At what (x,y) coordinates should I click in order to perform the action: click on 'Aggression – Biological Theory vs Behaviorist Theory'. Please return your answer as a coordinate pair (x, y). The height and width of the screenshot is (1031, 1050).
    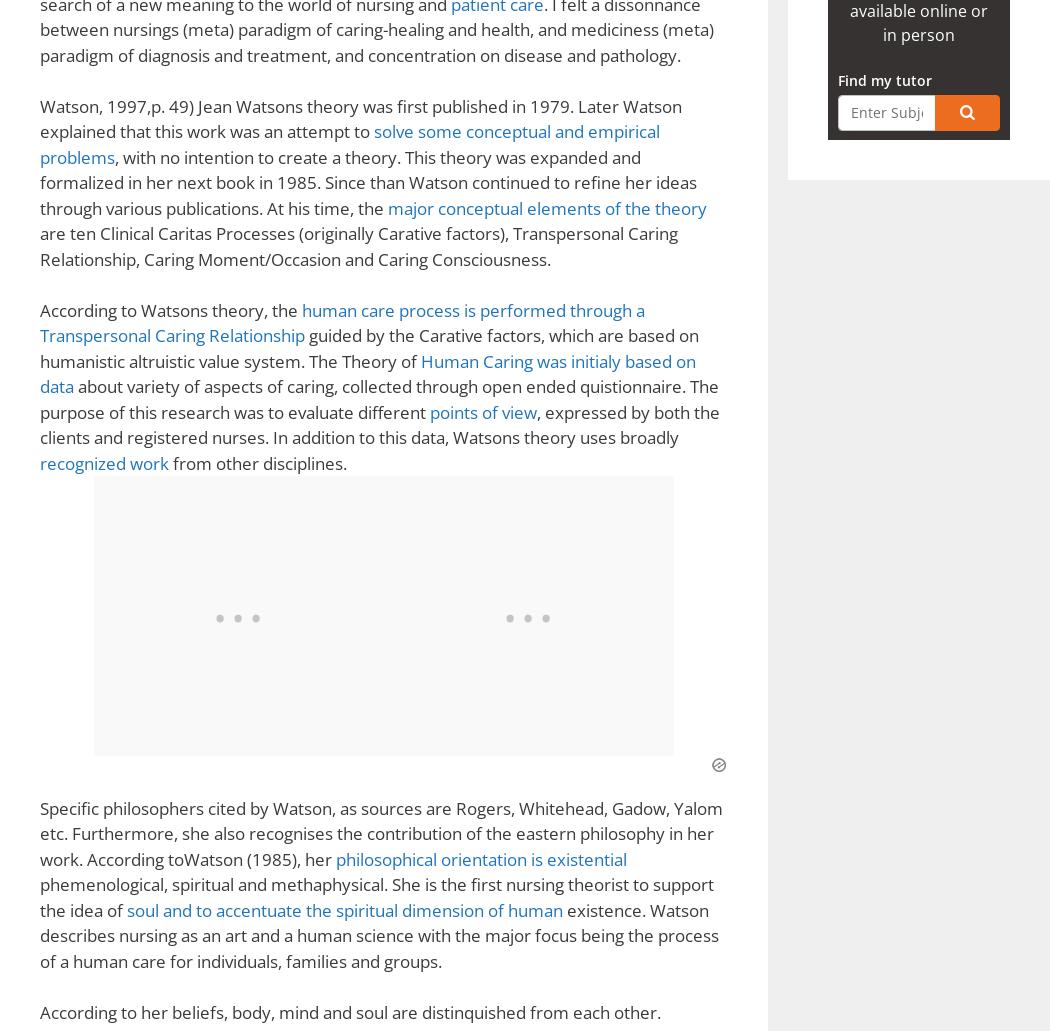
    Looking at the image, I should click on (311, 88).